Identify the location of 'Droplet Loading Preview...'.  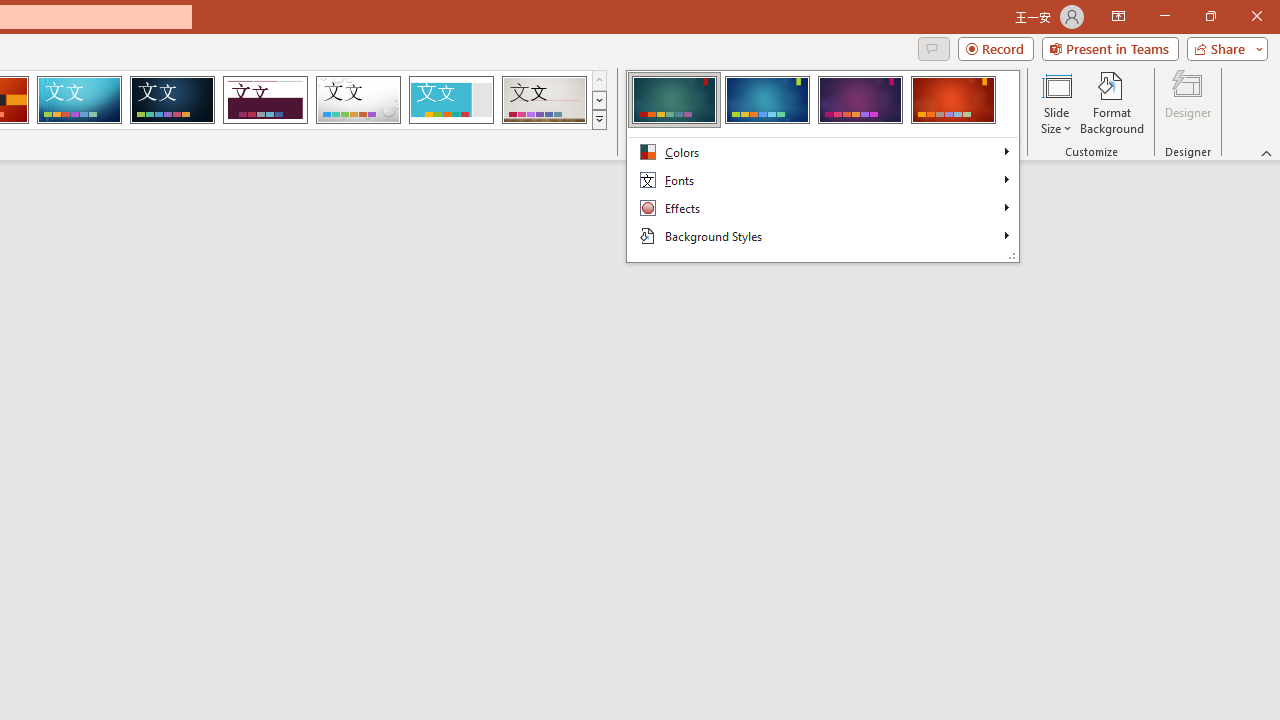
(358, 100).